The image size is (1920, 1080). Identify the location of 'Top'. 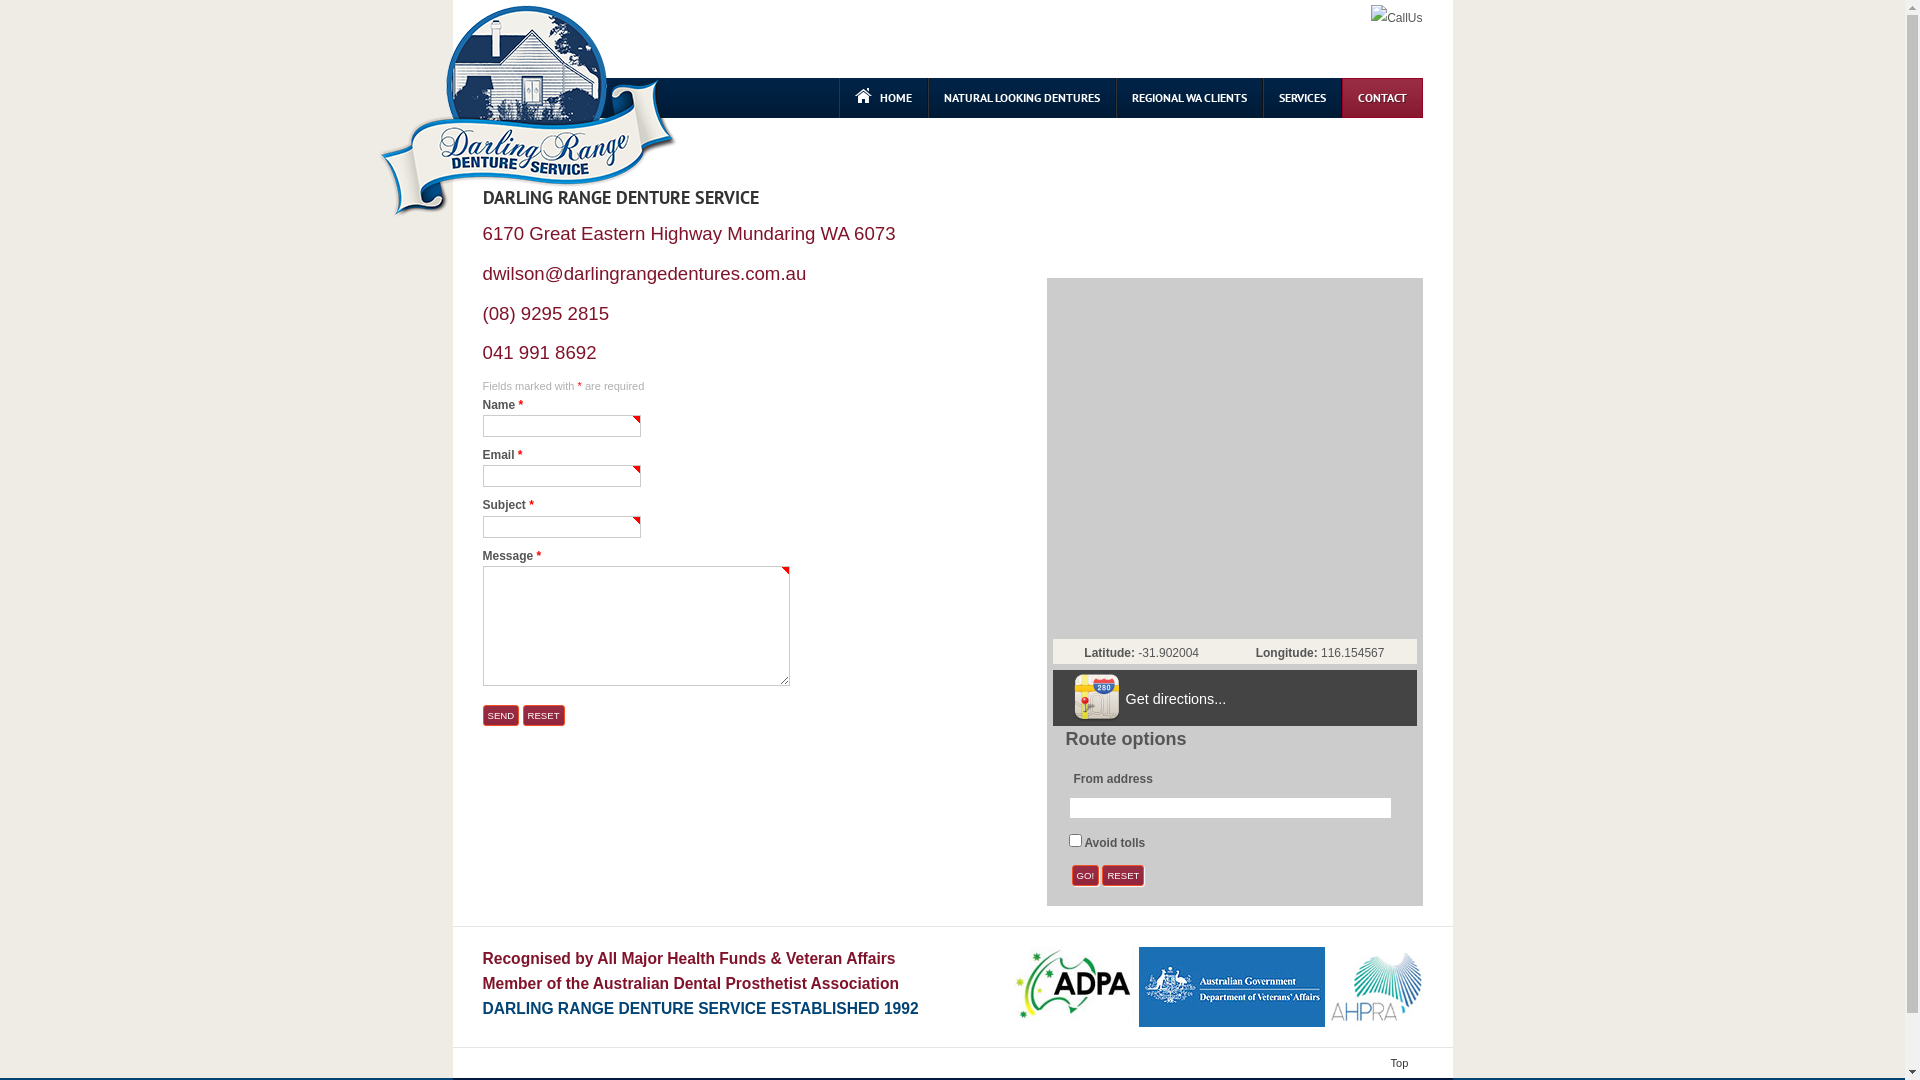
(1386, 1062).